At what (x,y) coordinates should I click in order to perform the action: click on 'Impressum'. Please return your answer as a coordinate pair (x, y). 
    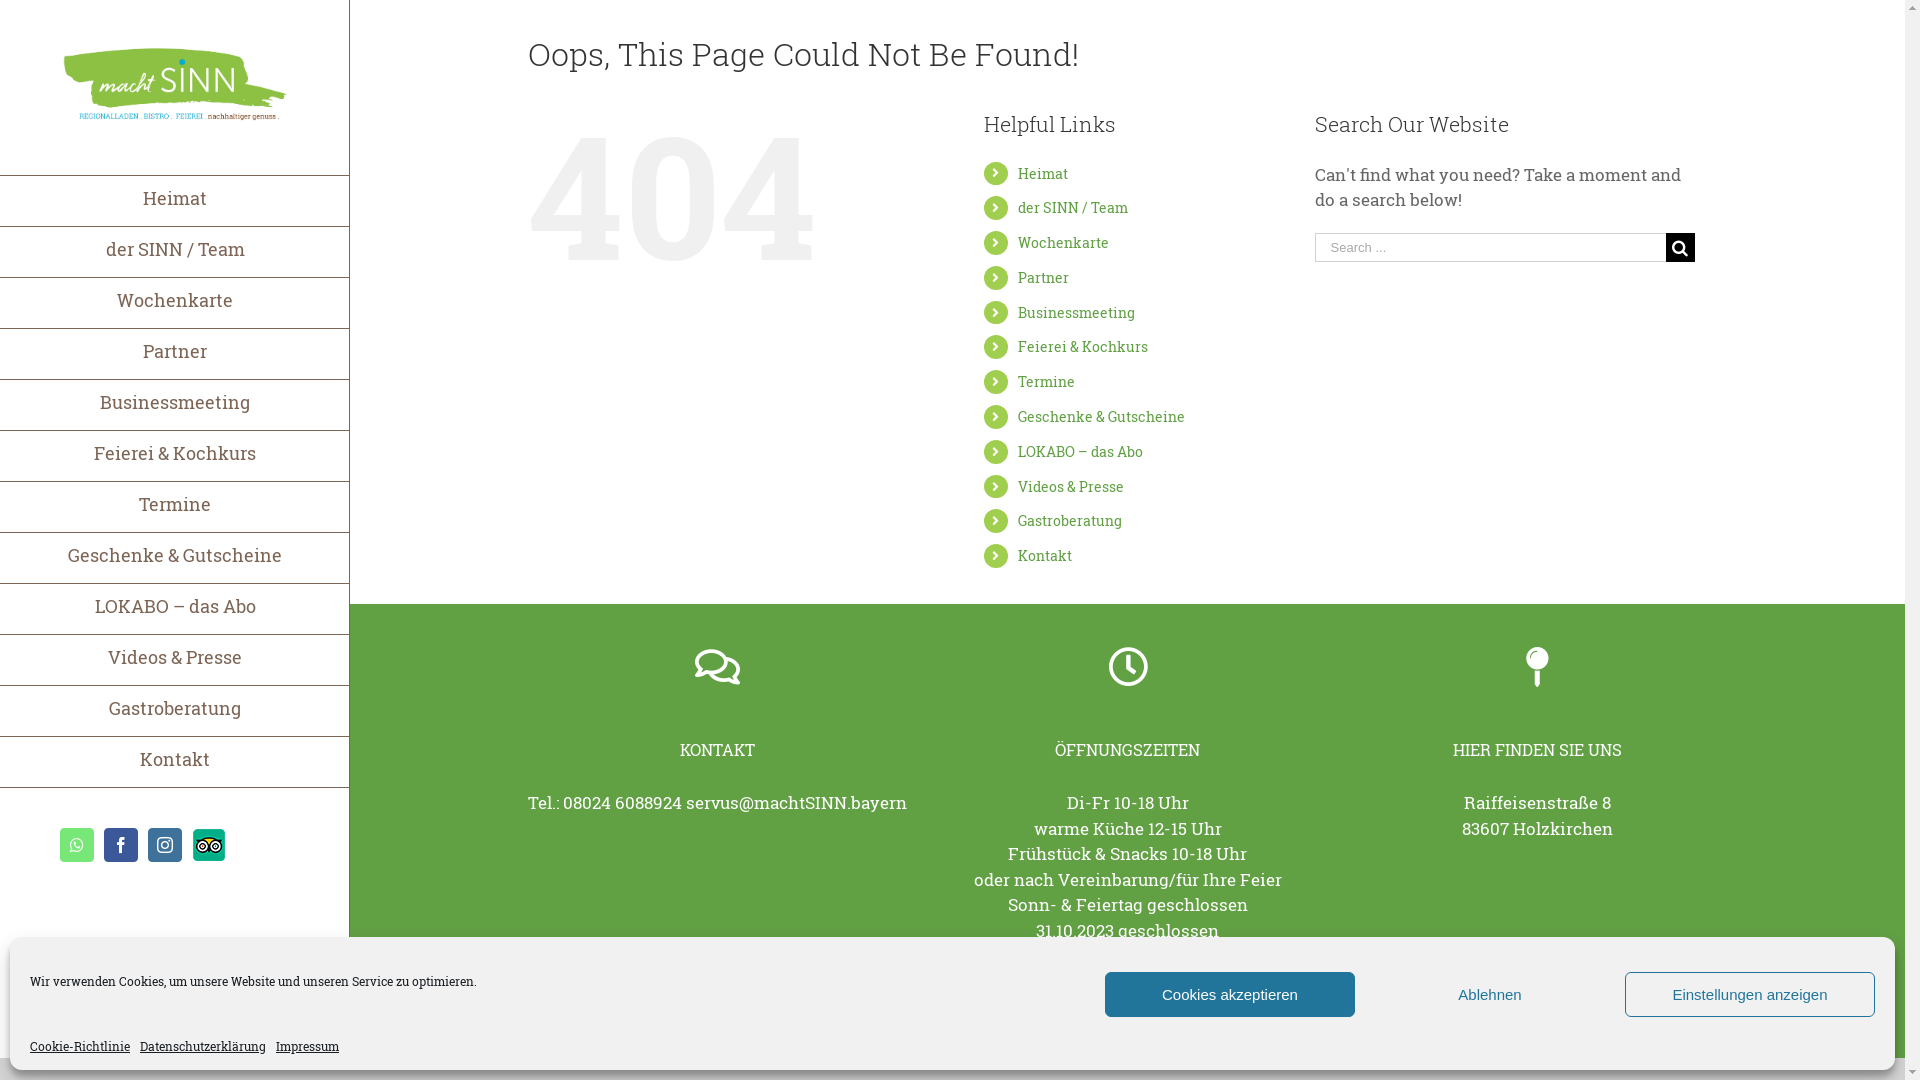
    Looking at the image, I should click on (306, 1044).